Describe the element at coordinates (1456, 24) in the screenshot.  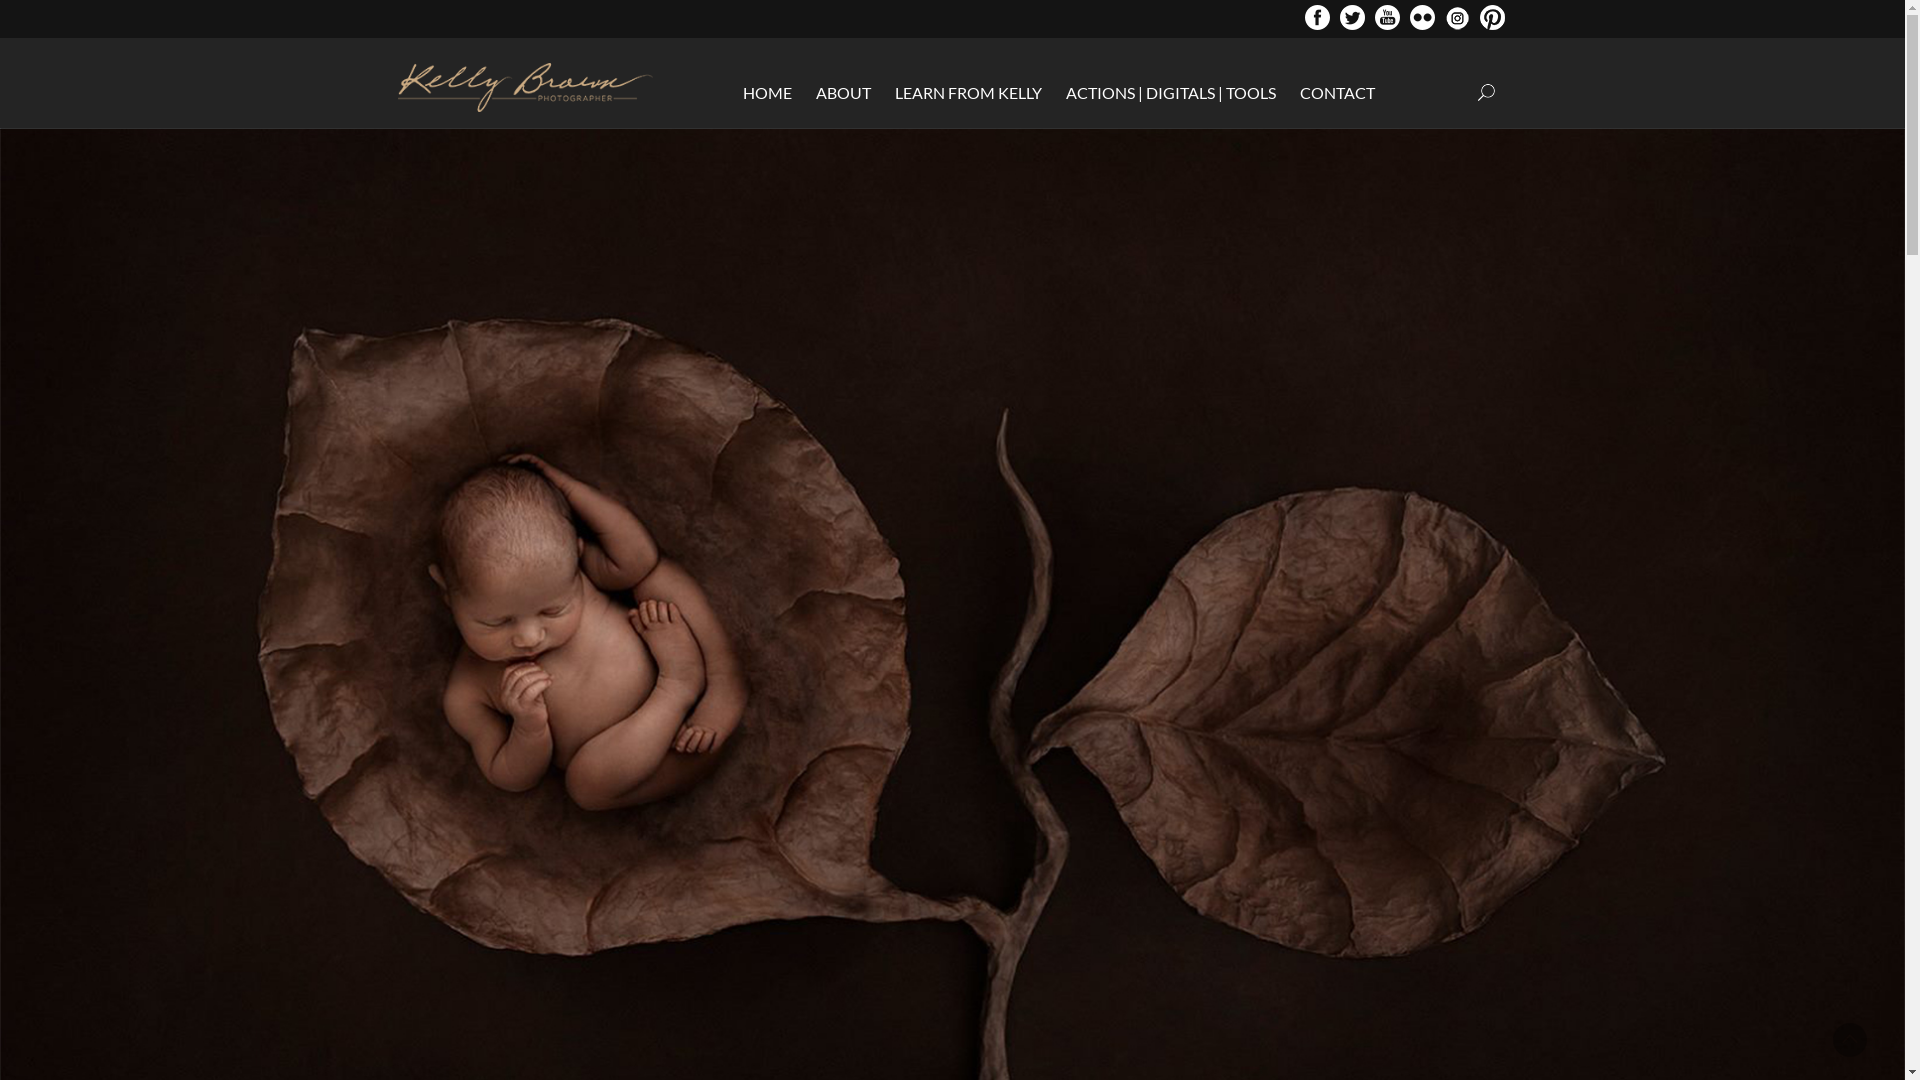
I see `'Instragram'` at that location.